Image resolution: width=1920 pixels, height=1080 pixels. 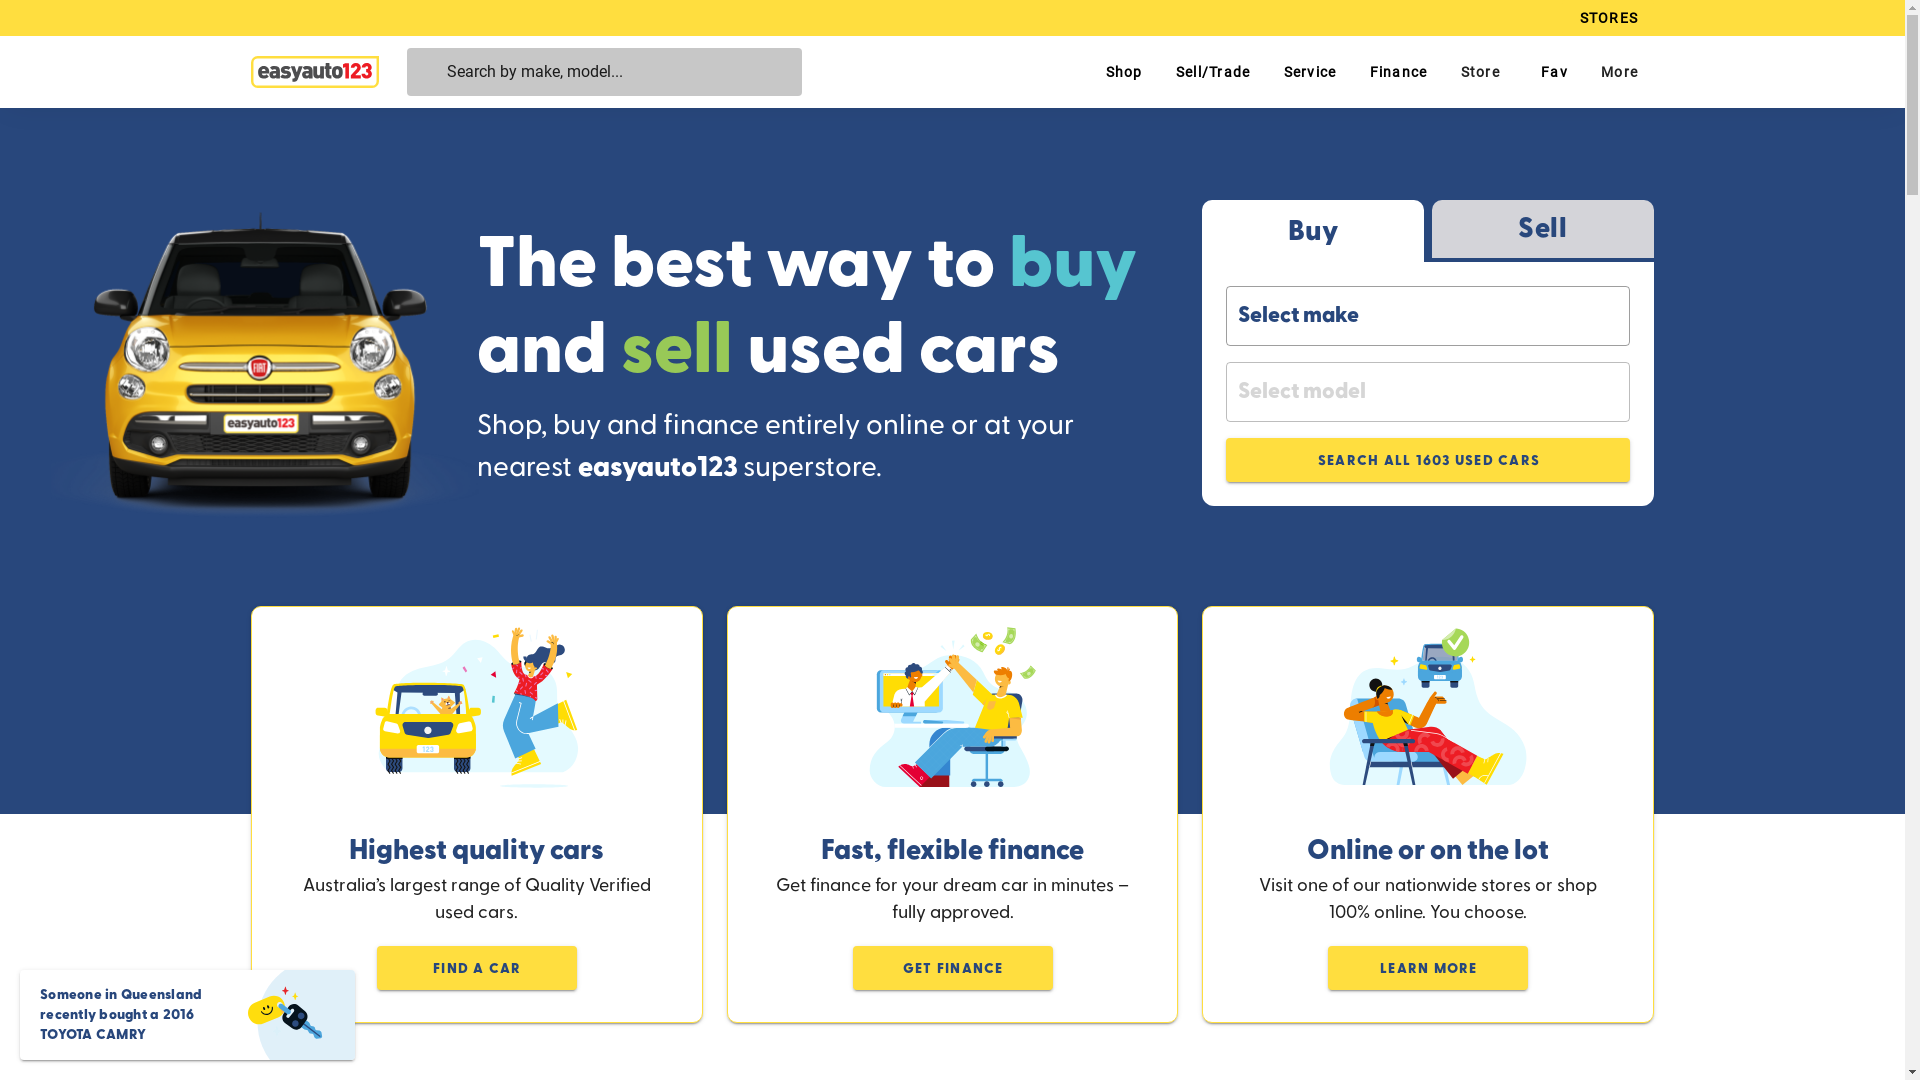 I want to click on 'FIND A CAR', so click(x=377, y=967).